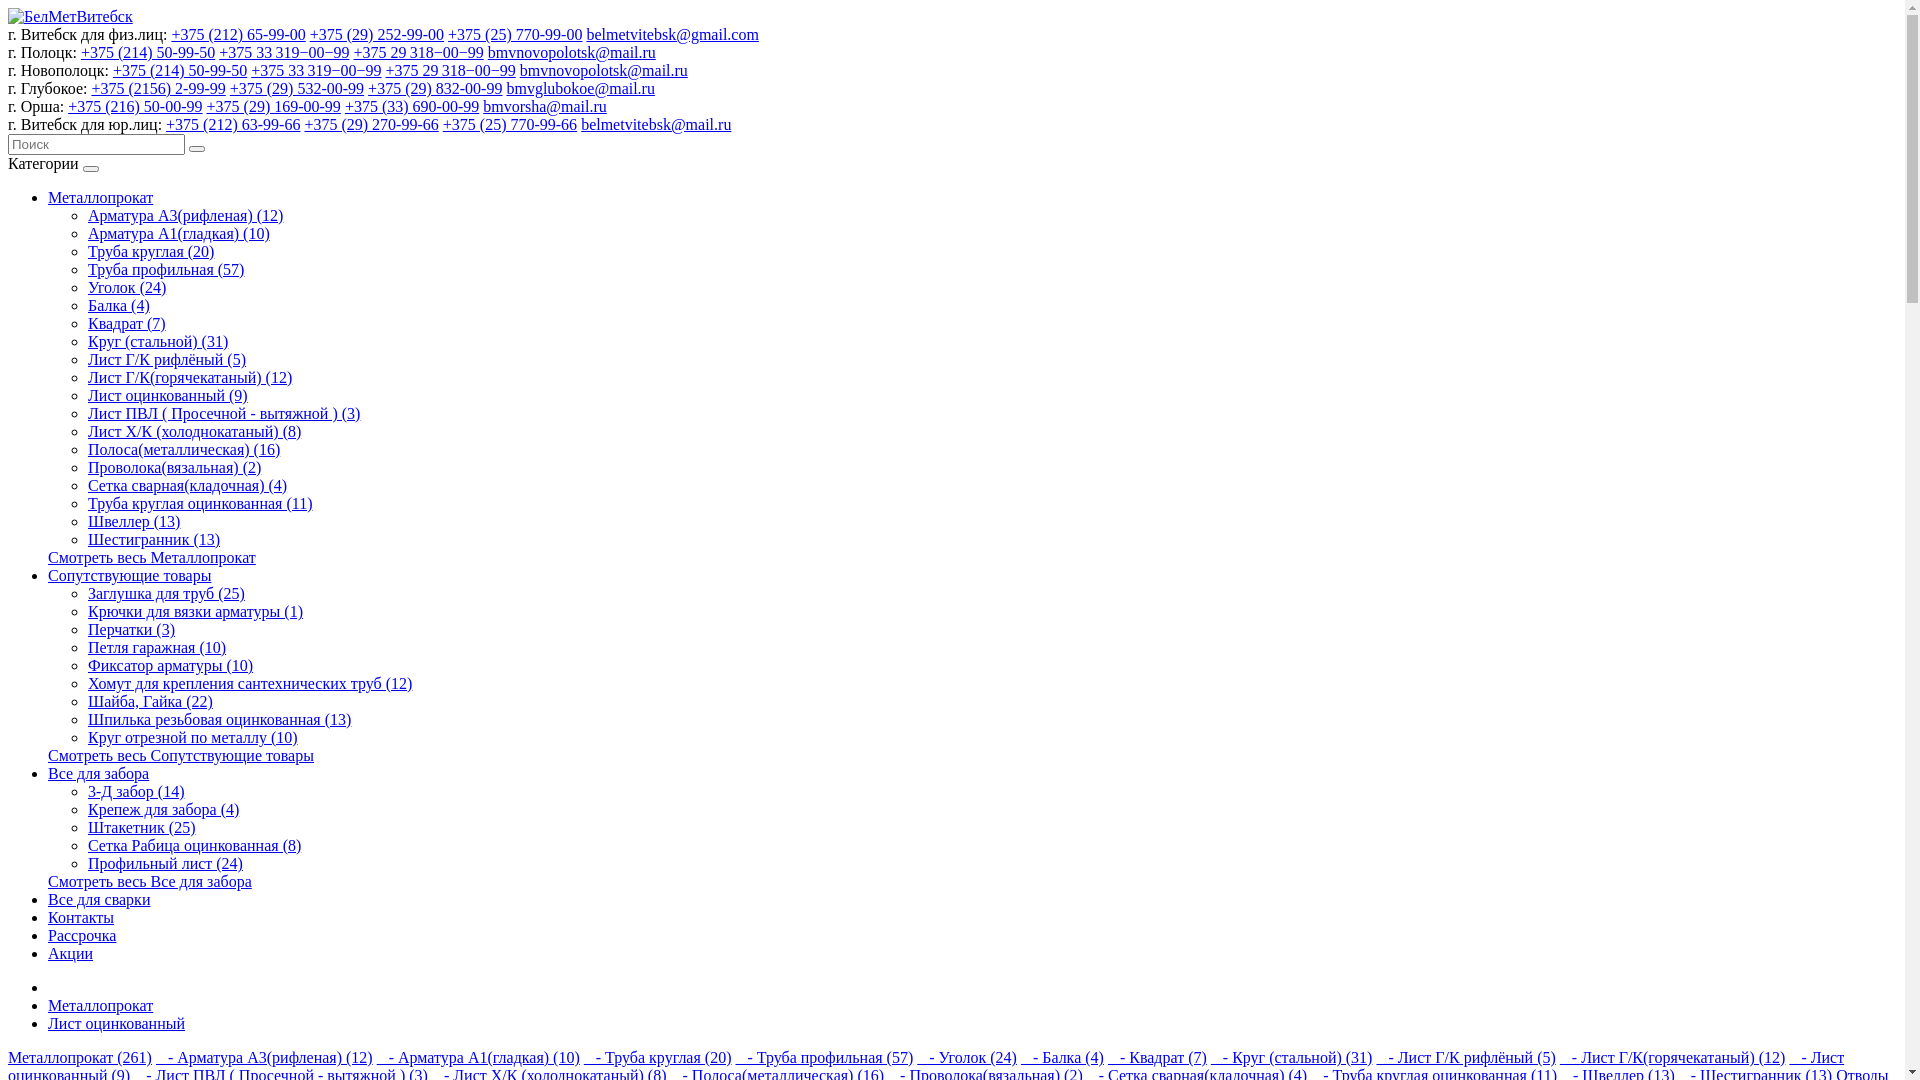 Image resolution: width=1920 pixels, height=1080 pixels. I want to click on 'bmvnovopolotsk@mail.ru', so click(570, 51).